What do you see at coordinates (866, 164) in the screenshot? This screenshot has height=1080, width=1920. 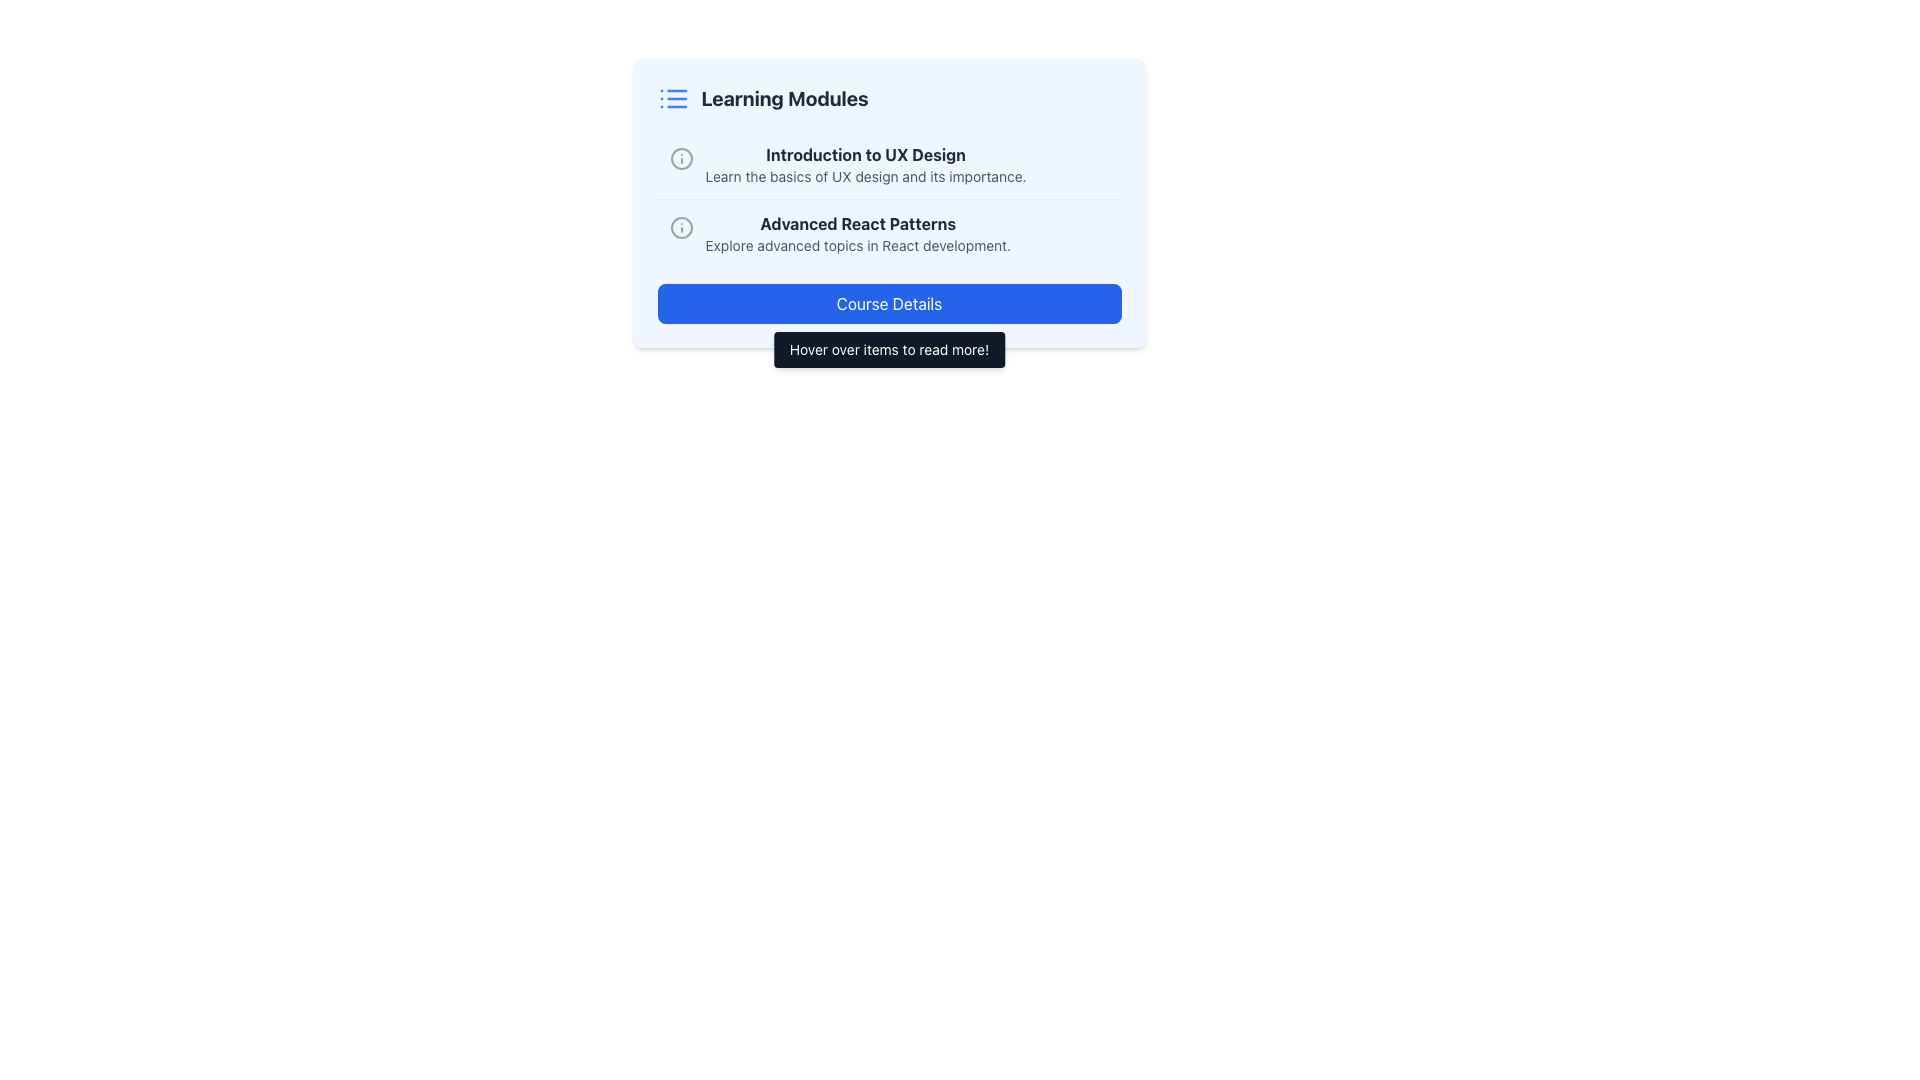 I see `the text element that serves as a description or header for 'Introduction to UX Design' to trigger potential interactions or tooltips` at bounding box center [866, 164].